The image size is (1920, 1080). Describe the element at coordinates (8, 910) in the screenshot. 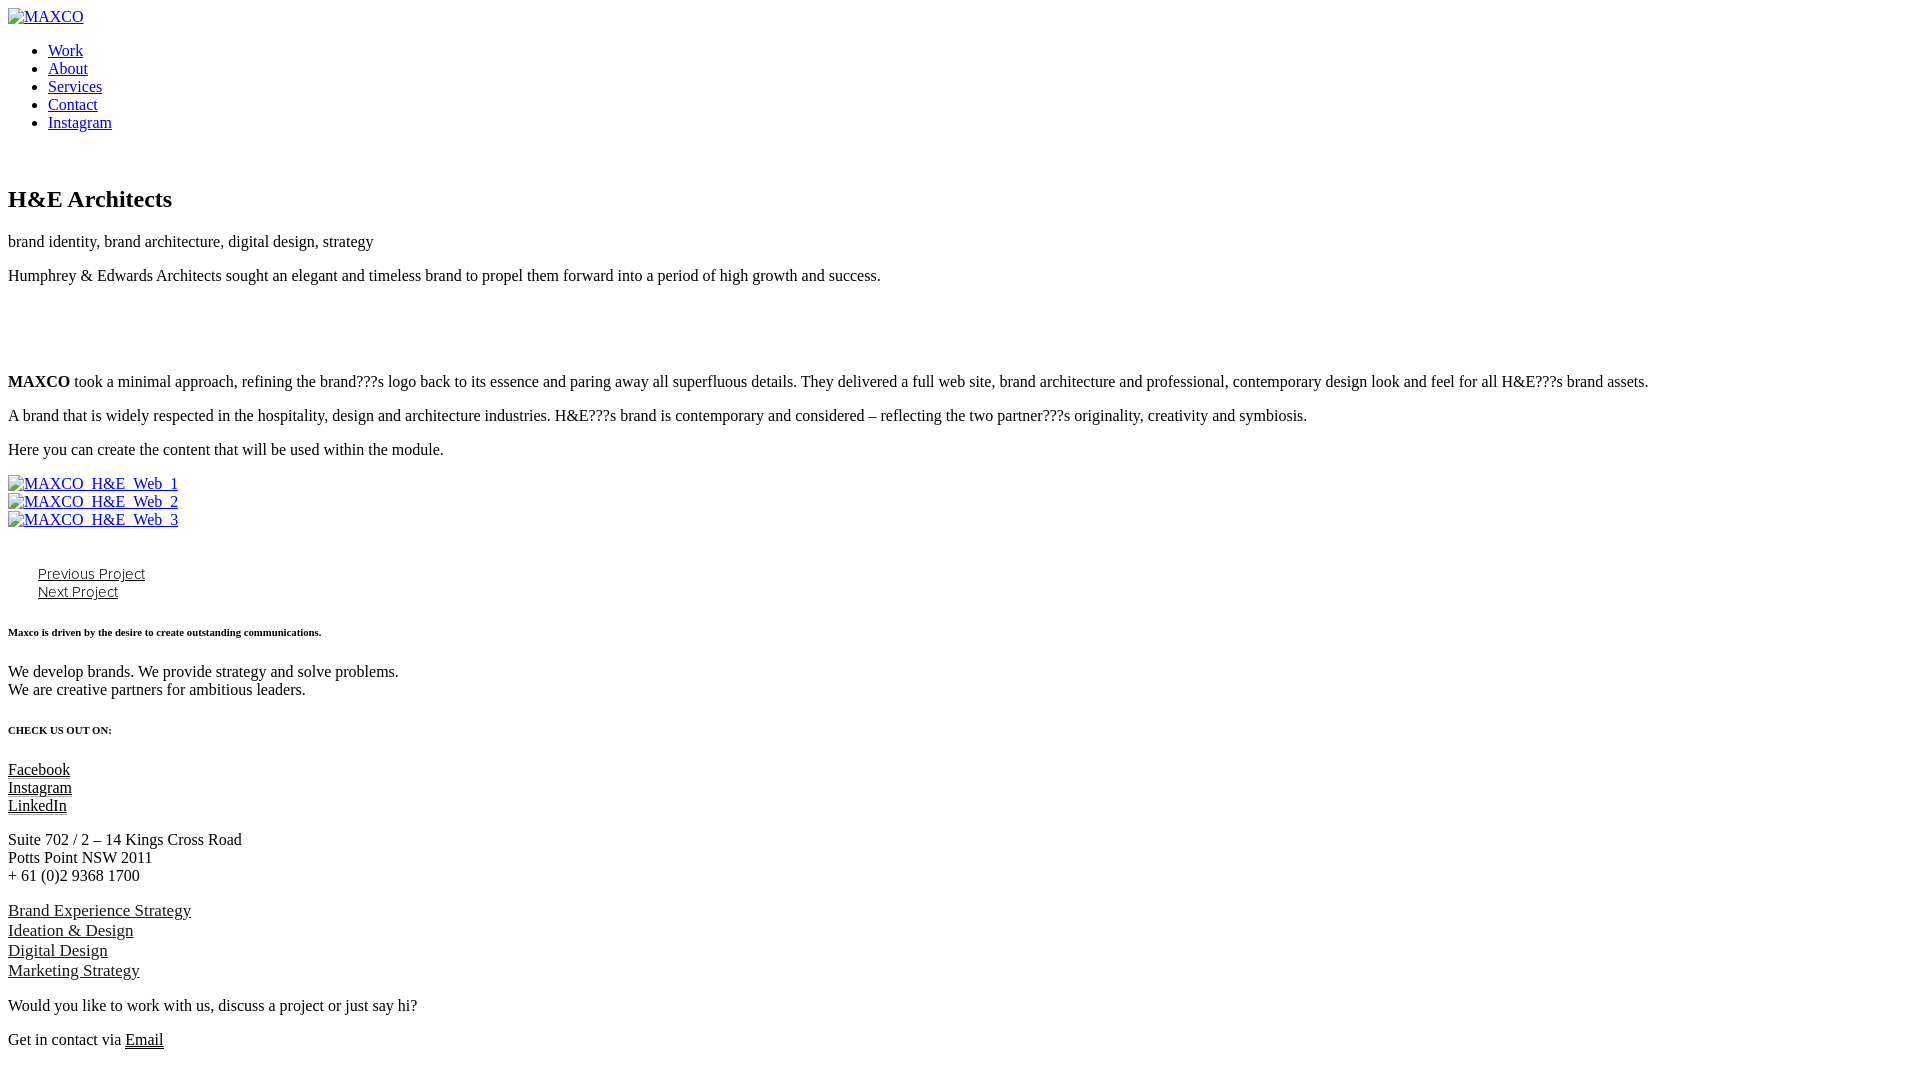

I see `'Brand Experience Strategy'` at that location.